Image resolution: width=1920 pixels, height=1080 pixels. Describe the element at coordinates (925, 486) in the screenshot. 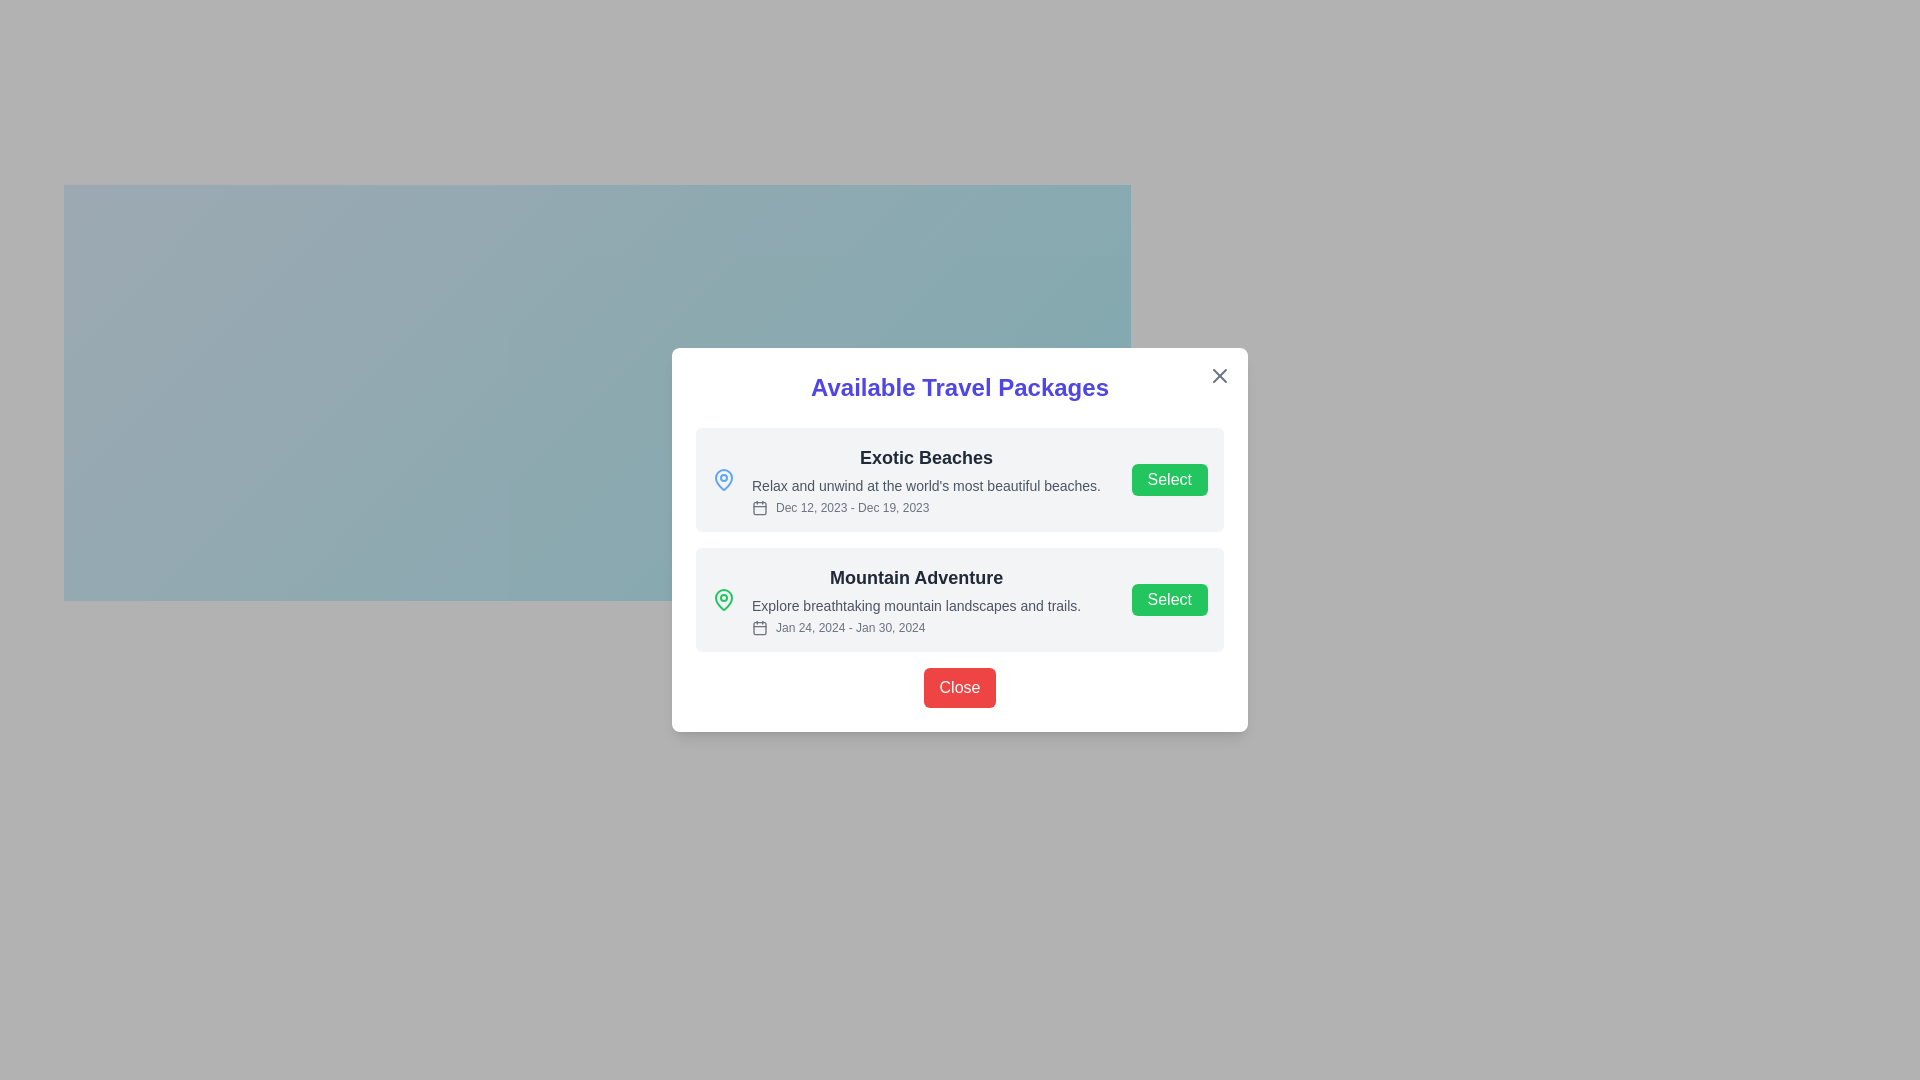

I see `descriptive information text about the travel package titled 'Exotic Beaches', which is centered below the title in the dialog box` at that location.